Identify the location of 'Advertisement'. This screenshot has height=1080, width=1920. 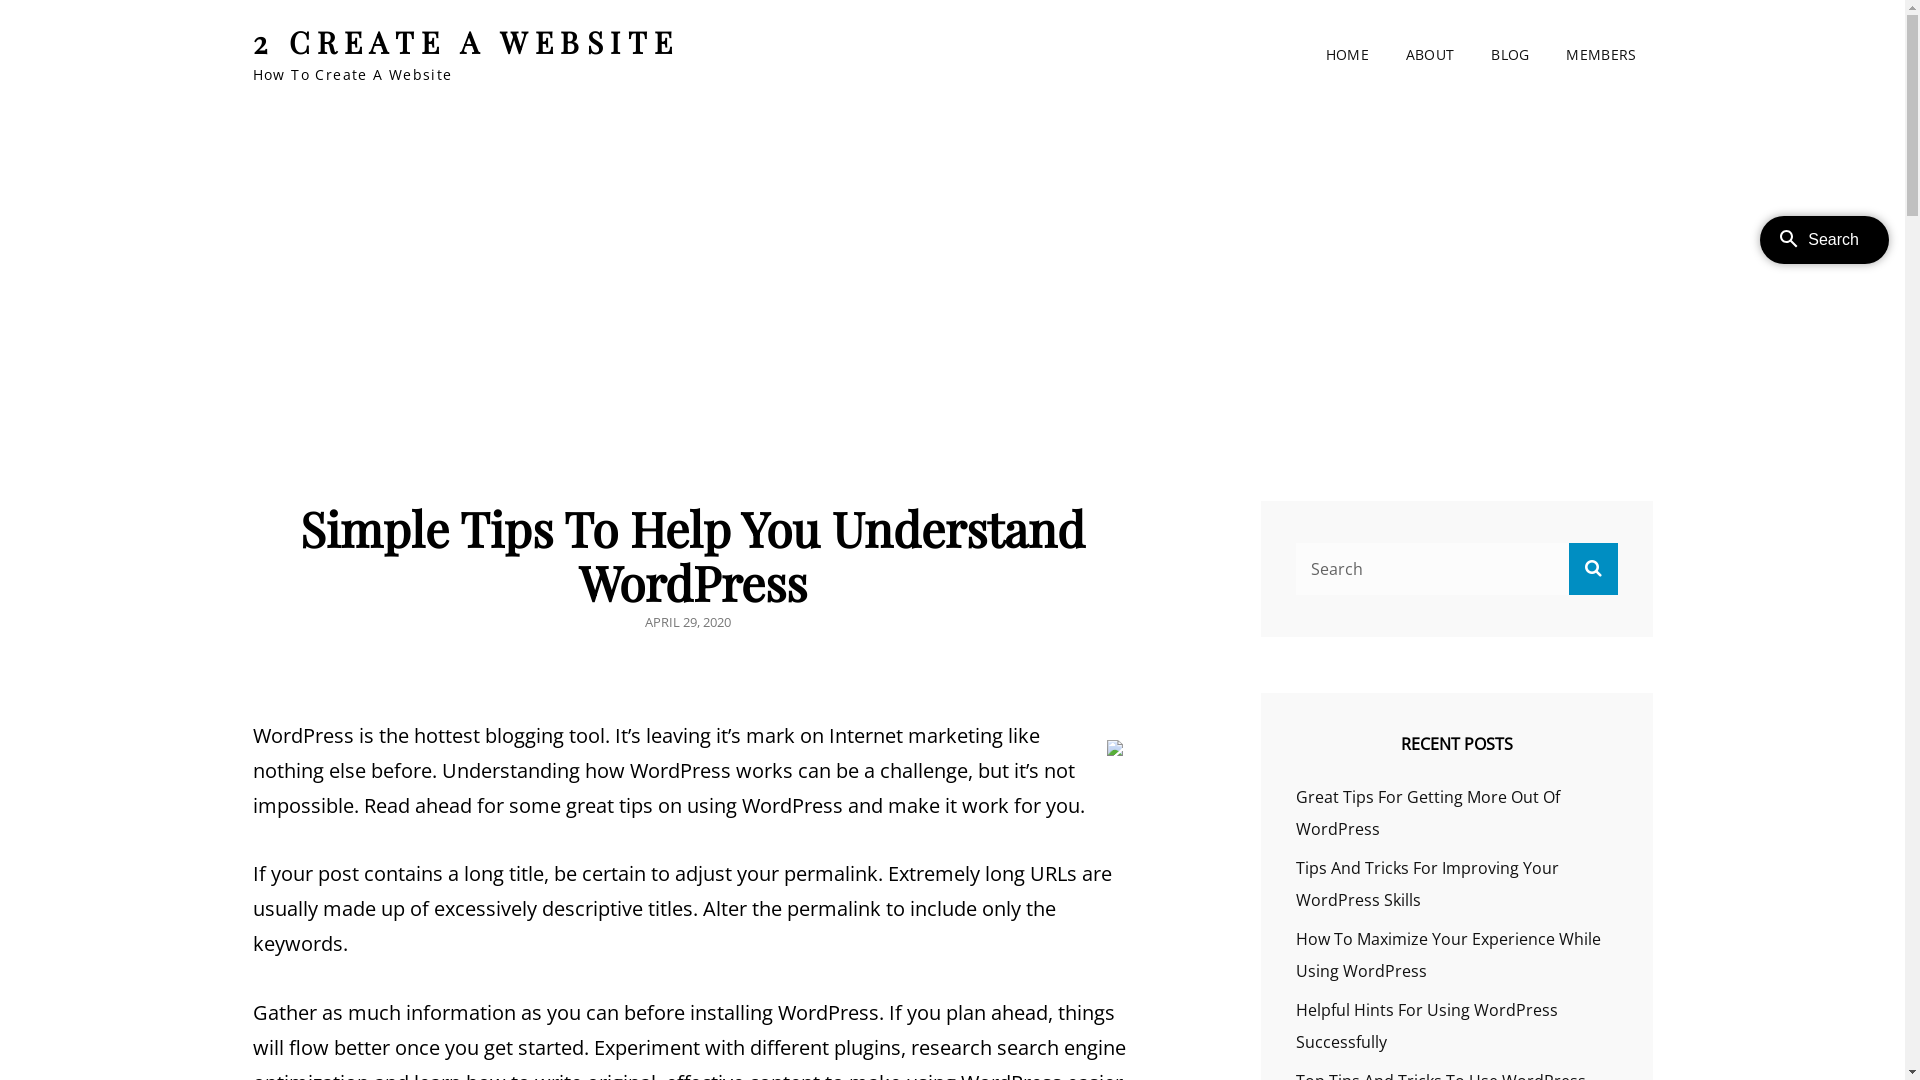
(351, 261).